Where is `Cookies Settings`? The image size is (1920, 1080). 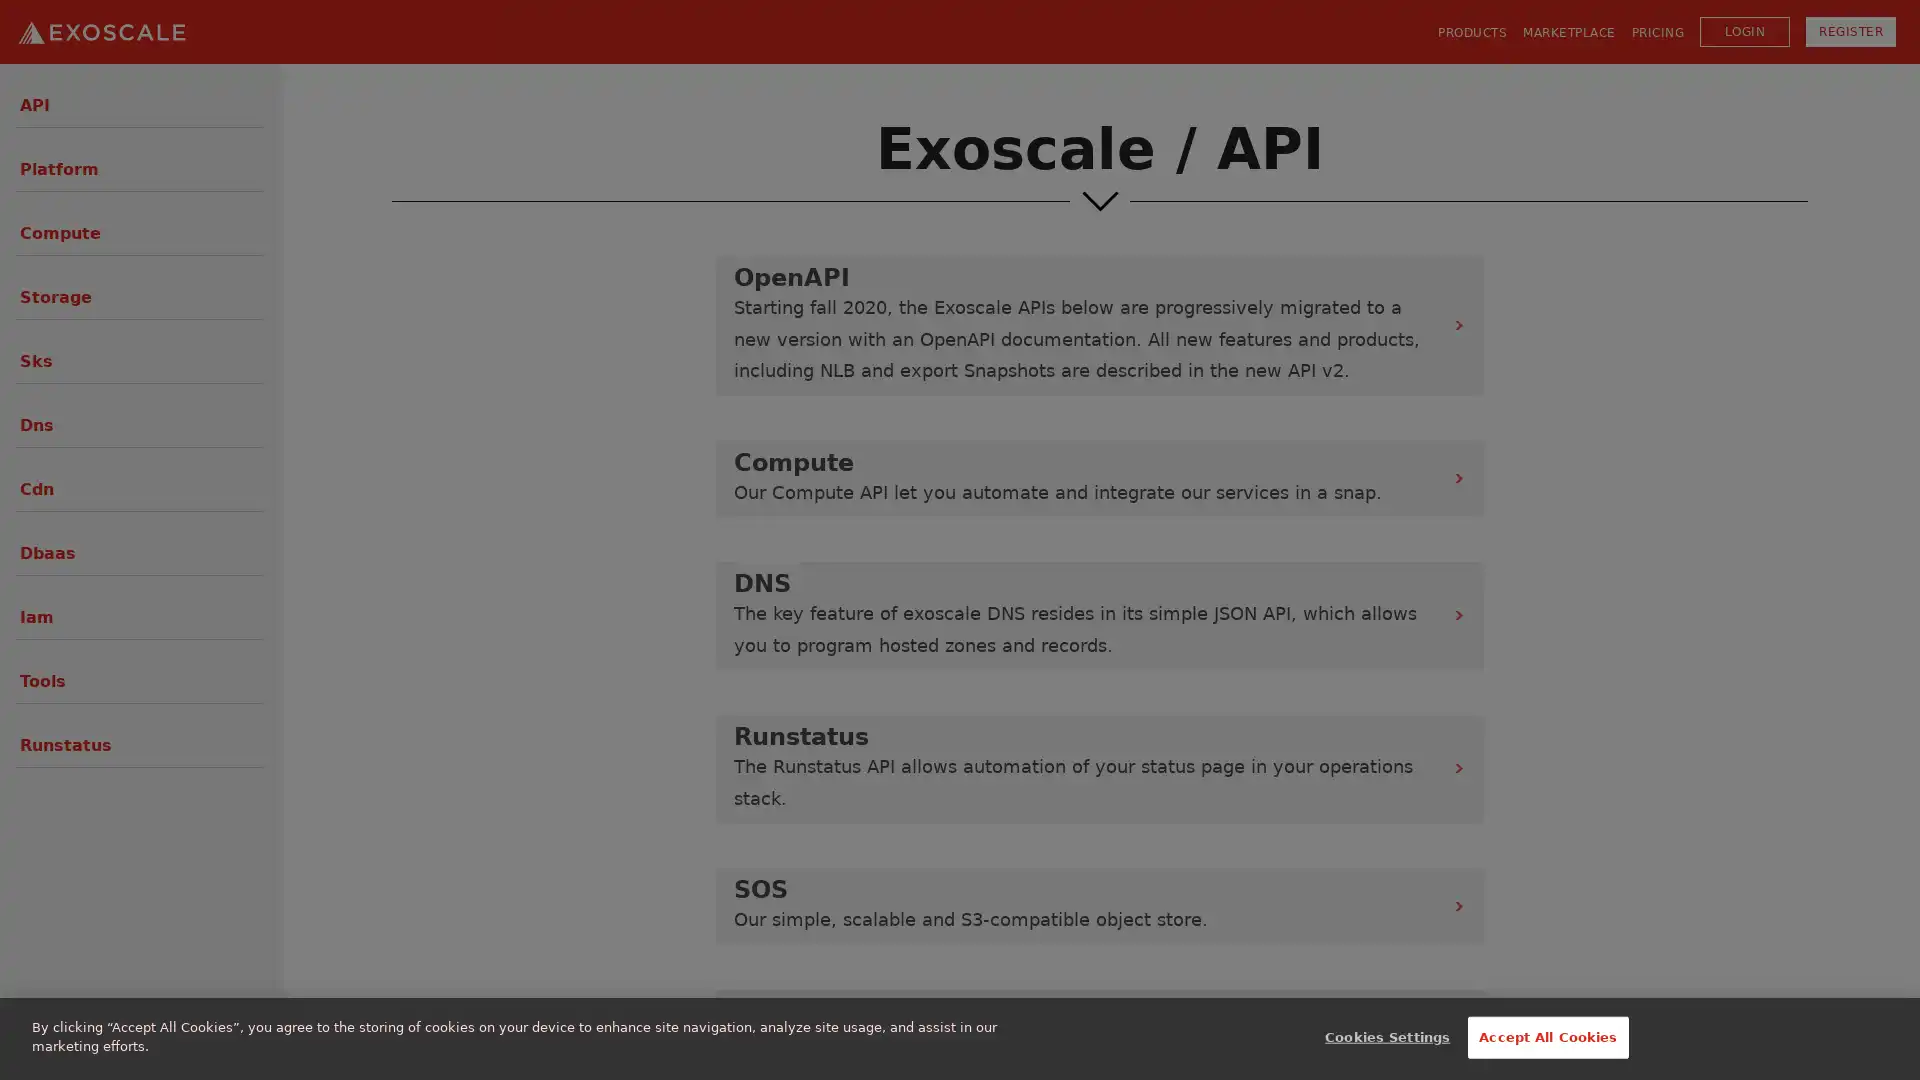
Cookies Settings is located at coordinates (1381, 1036).